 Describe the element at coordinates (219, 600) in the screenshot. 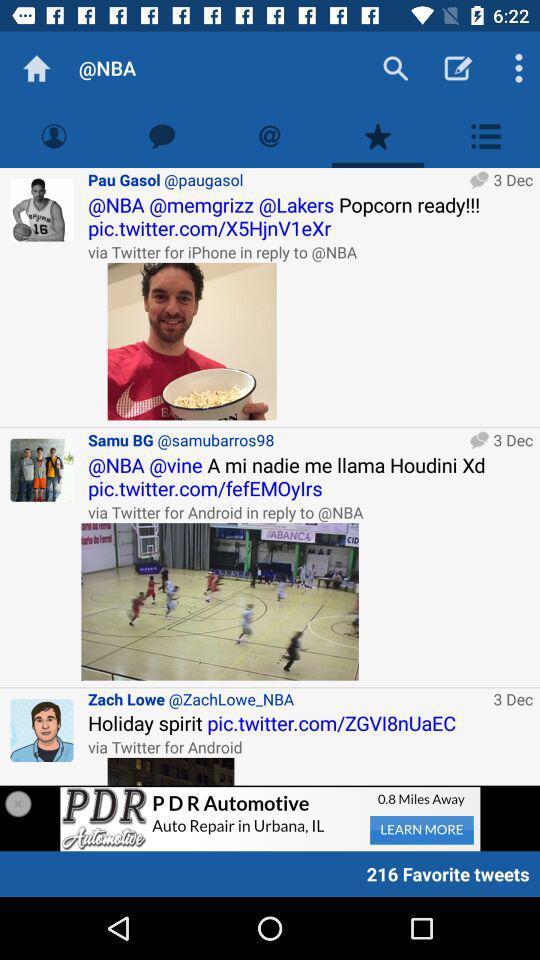

I see `image` at that location.